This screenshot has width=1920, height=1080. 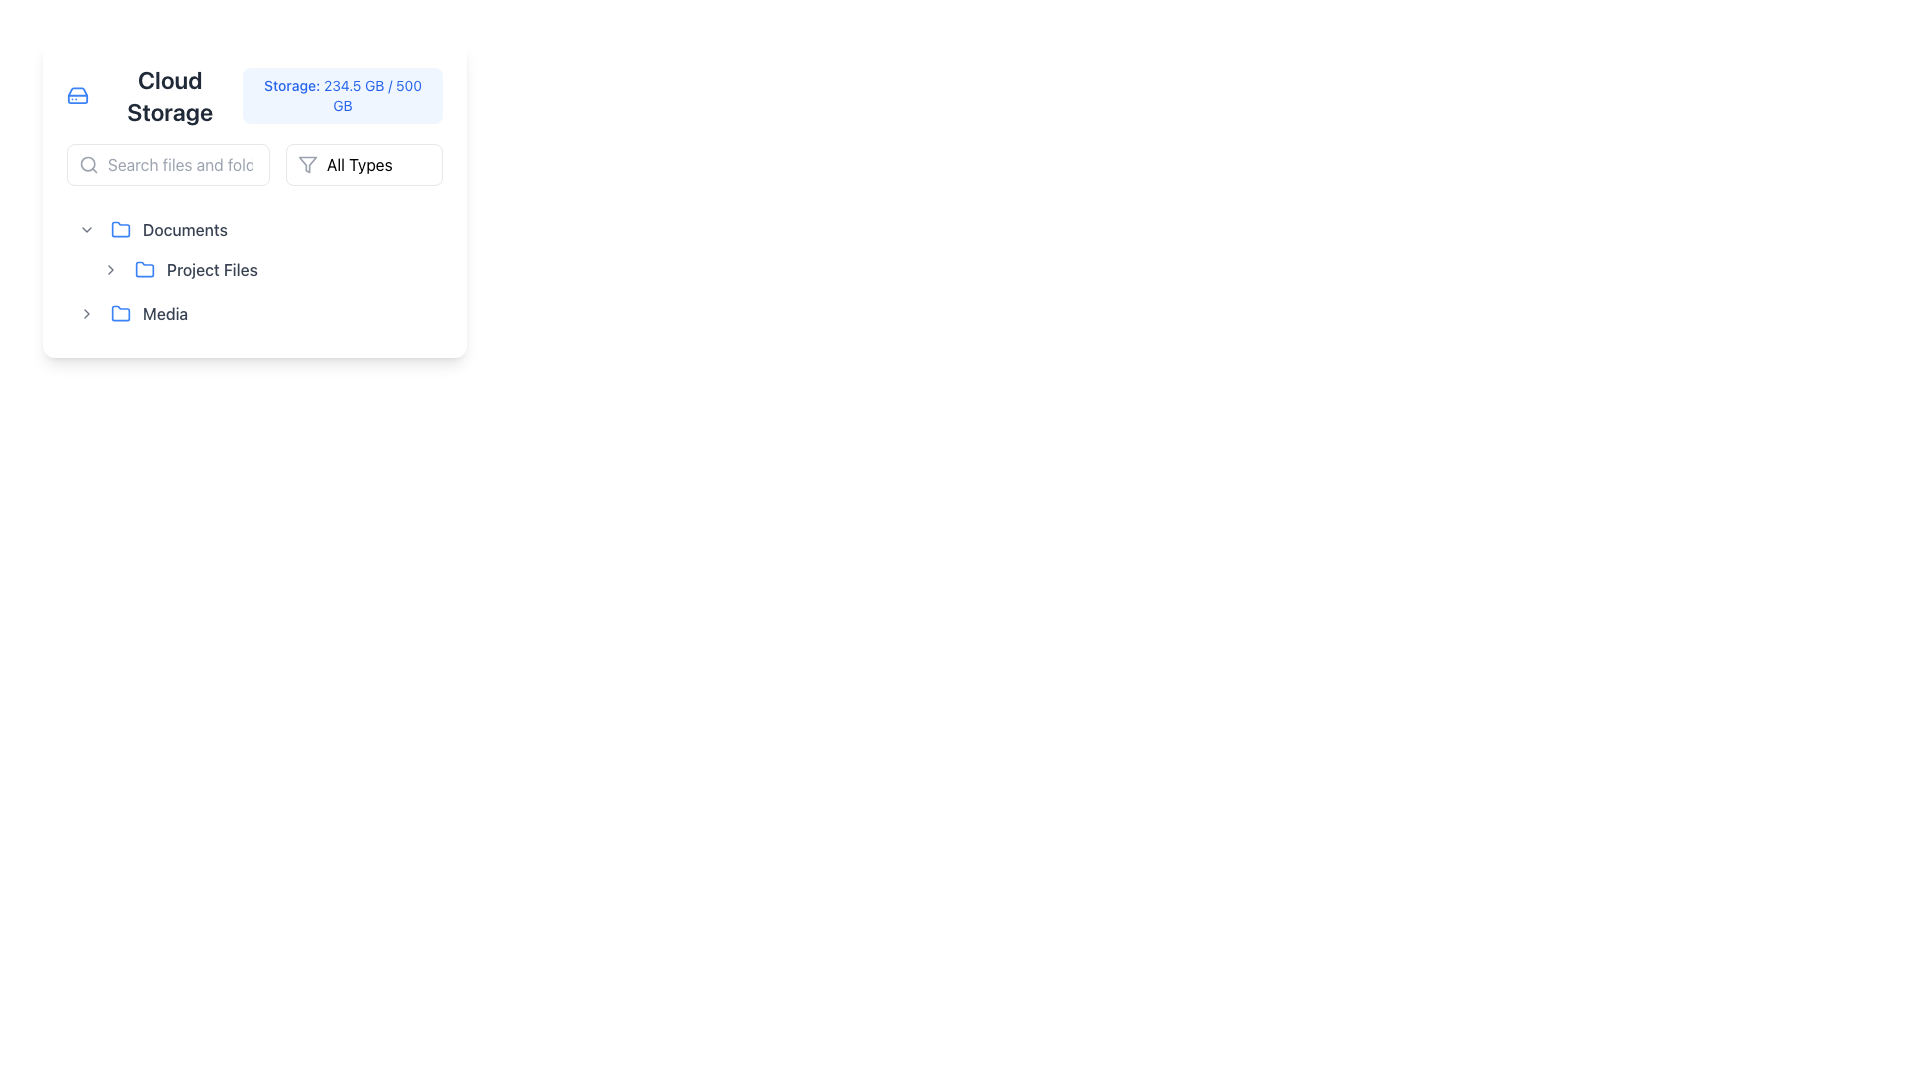 I want to click on the 'Project Files' list item in the 'Cloud Storage' sidebar, so click(x=266, y=270).